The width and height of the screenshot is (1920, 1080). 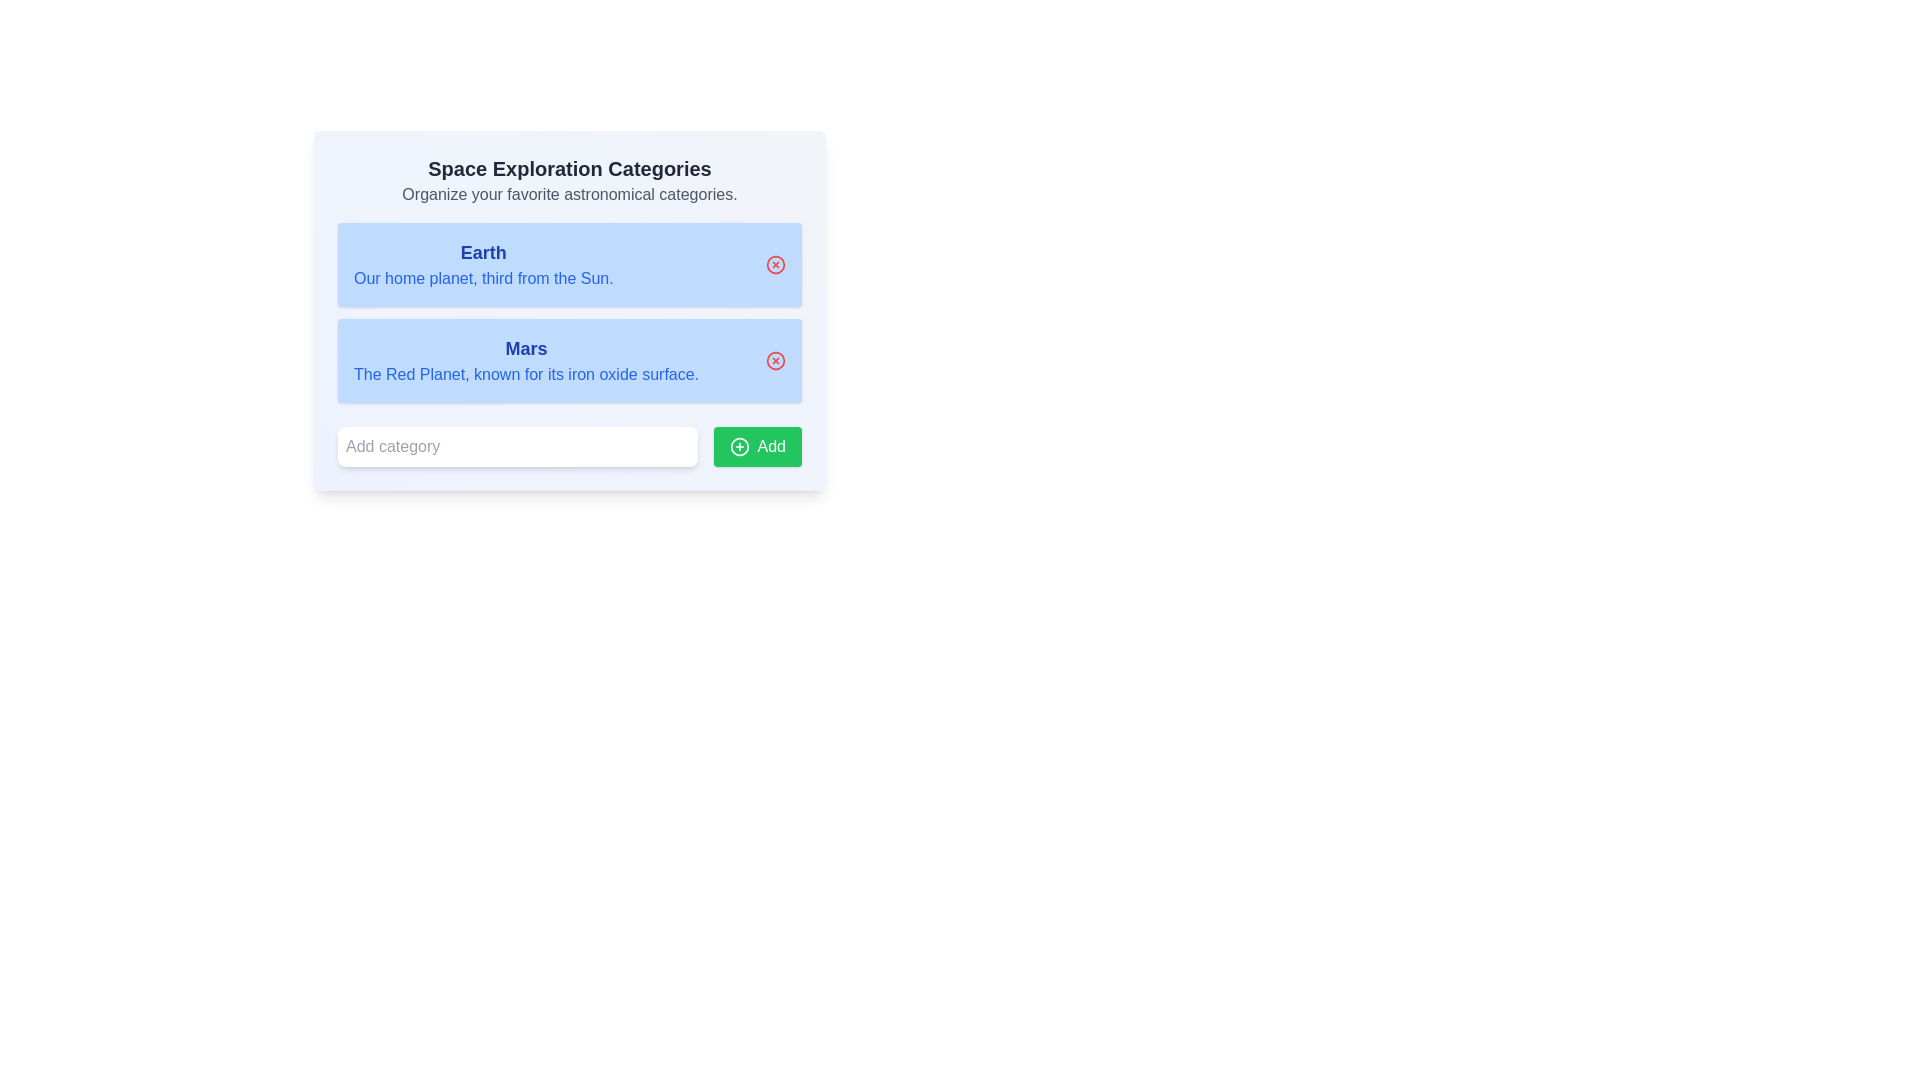 What do you see at coordinates (483, 252) in the screenshot?
I see `the text label displaying 'Earth' in bold and blue font, located at the top of the blue rectangle in the uppermost section of the list` at bounding box center [483, 252].